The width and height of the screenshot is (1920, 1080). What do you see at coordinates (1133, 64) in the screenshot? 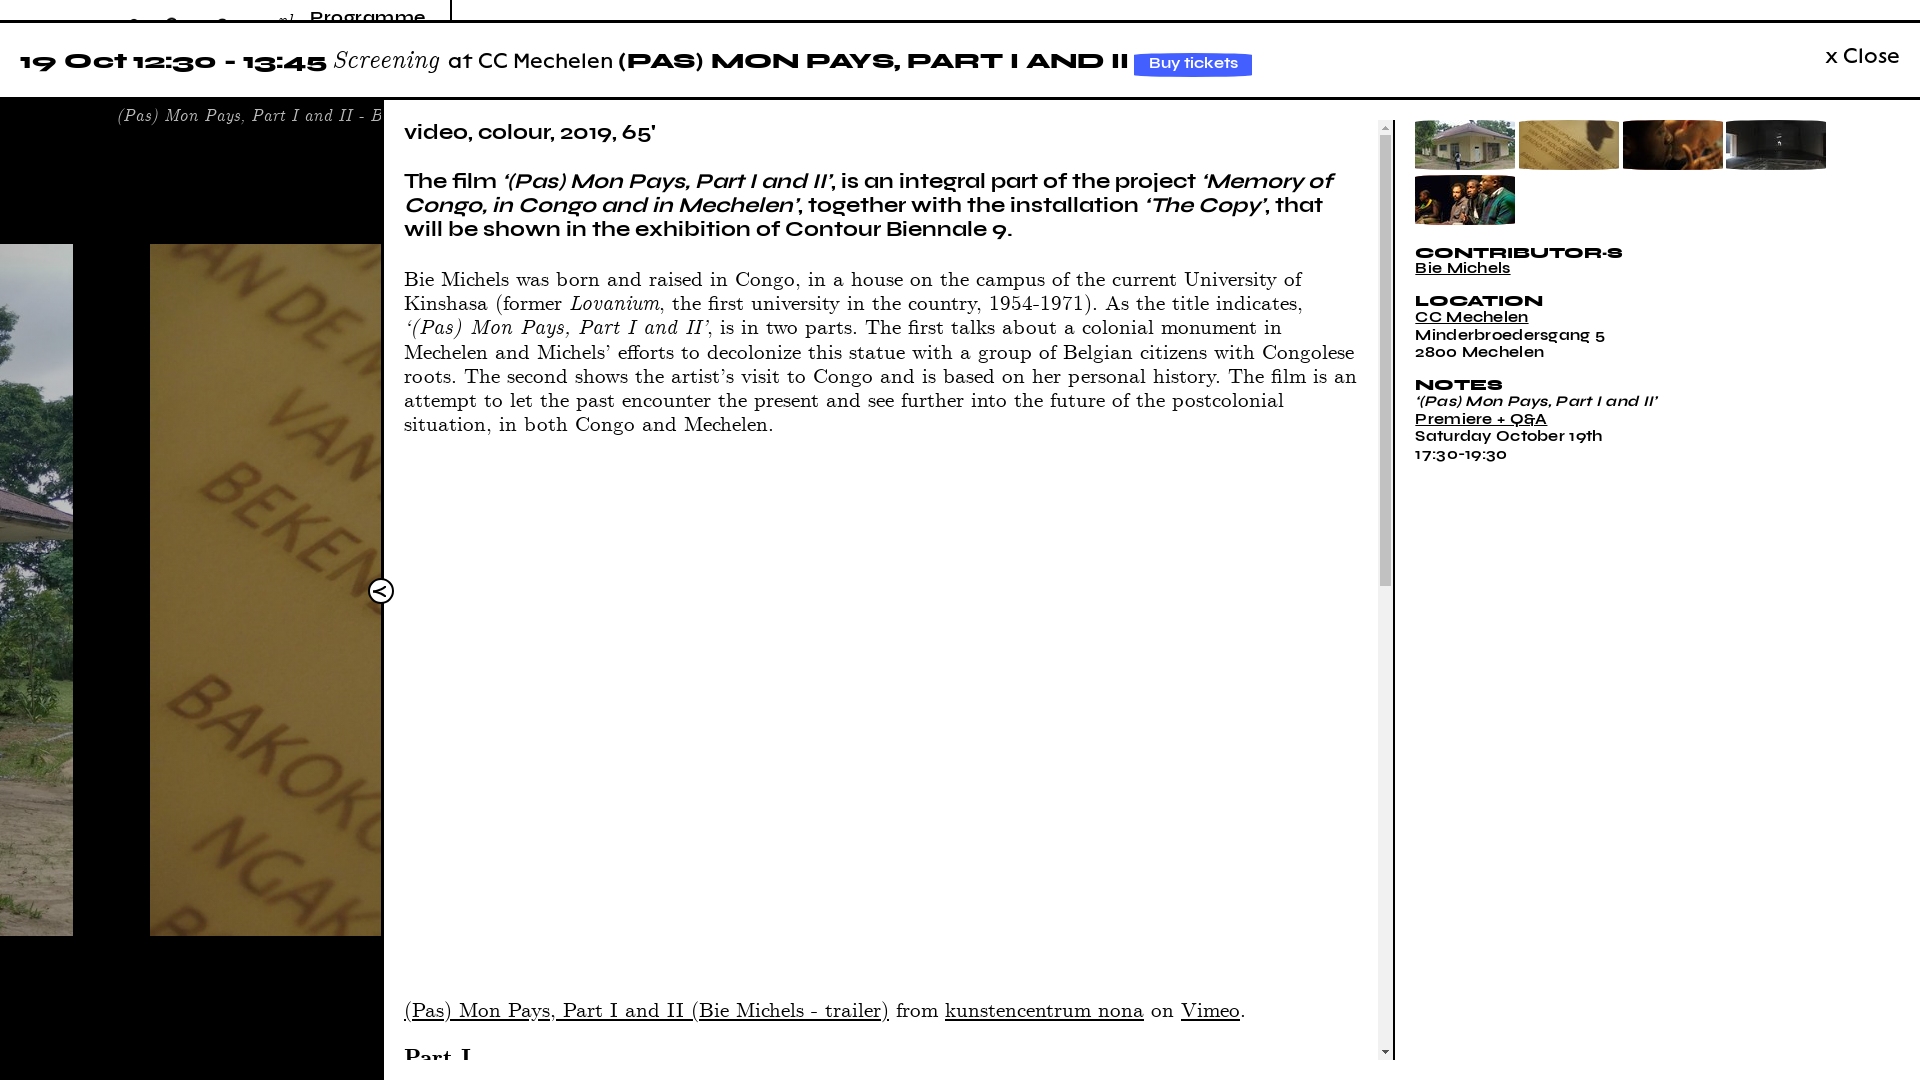
I see `'Buy tickets'` at bounding box center [1133, 64].